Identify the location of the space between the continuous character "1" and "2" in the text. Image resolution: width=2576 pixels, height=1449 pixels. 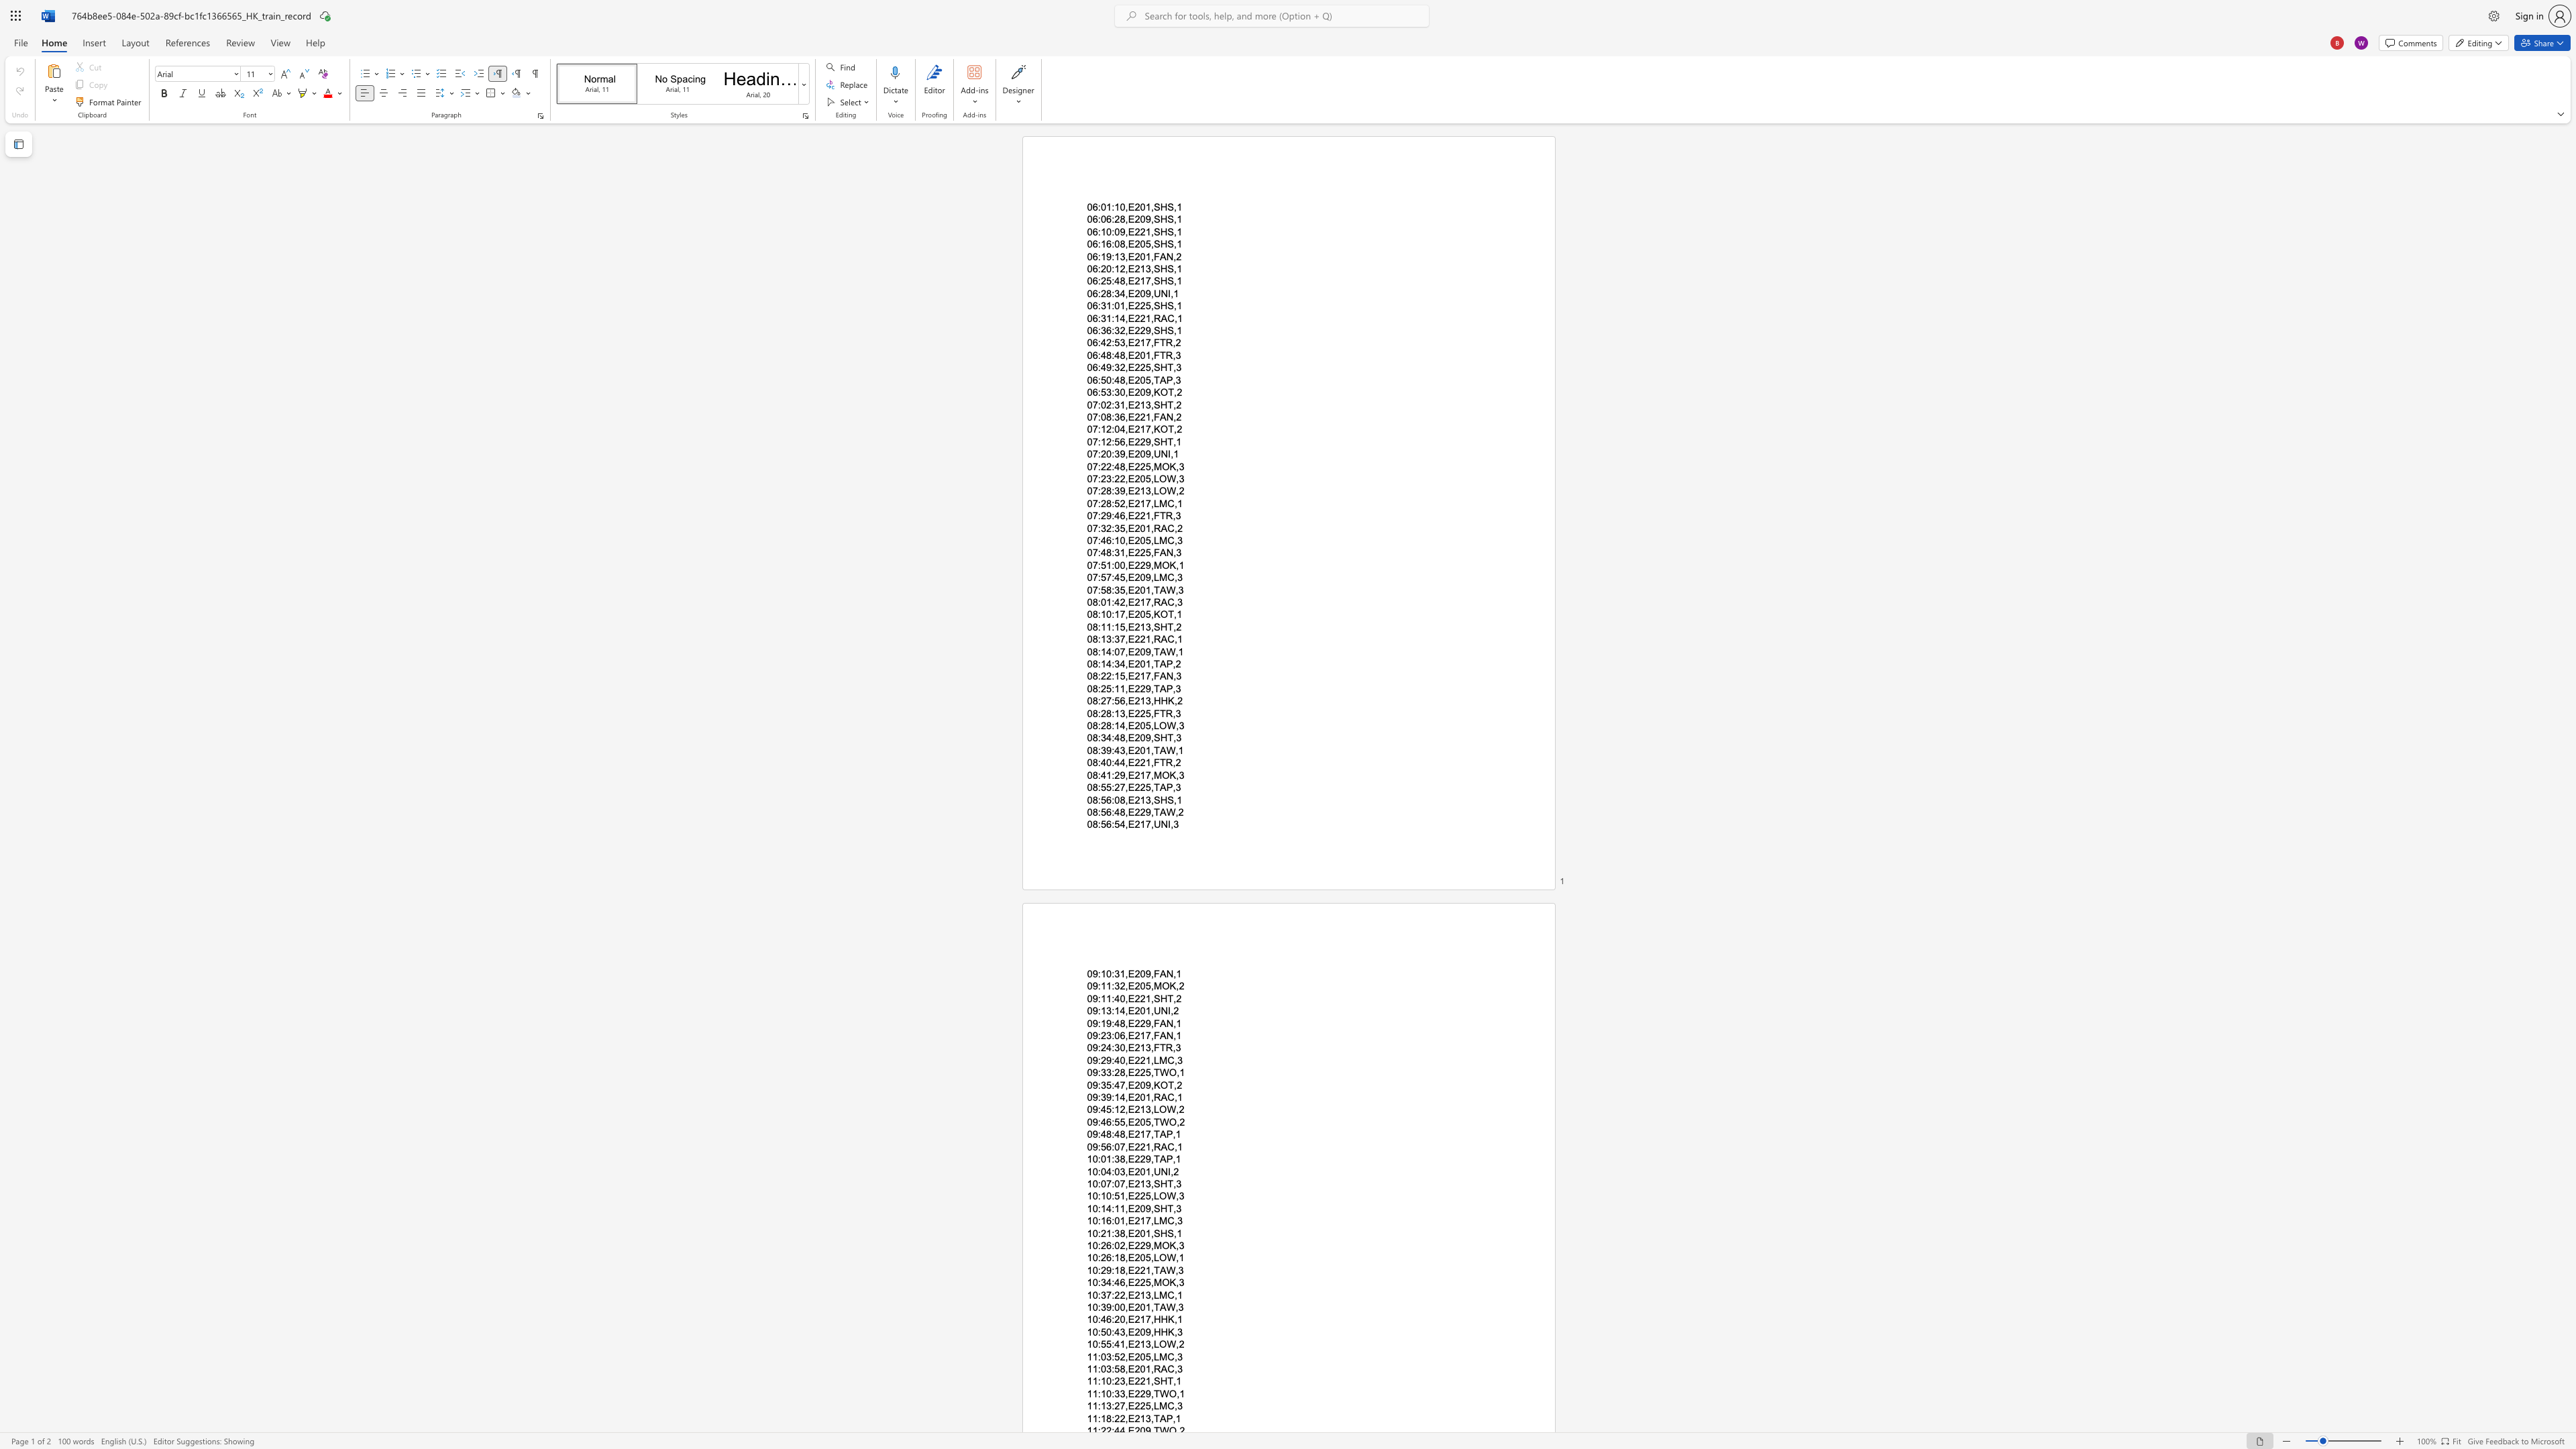
(1119, 268).